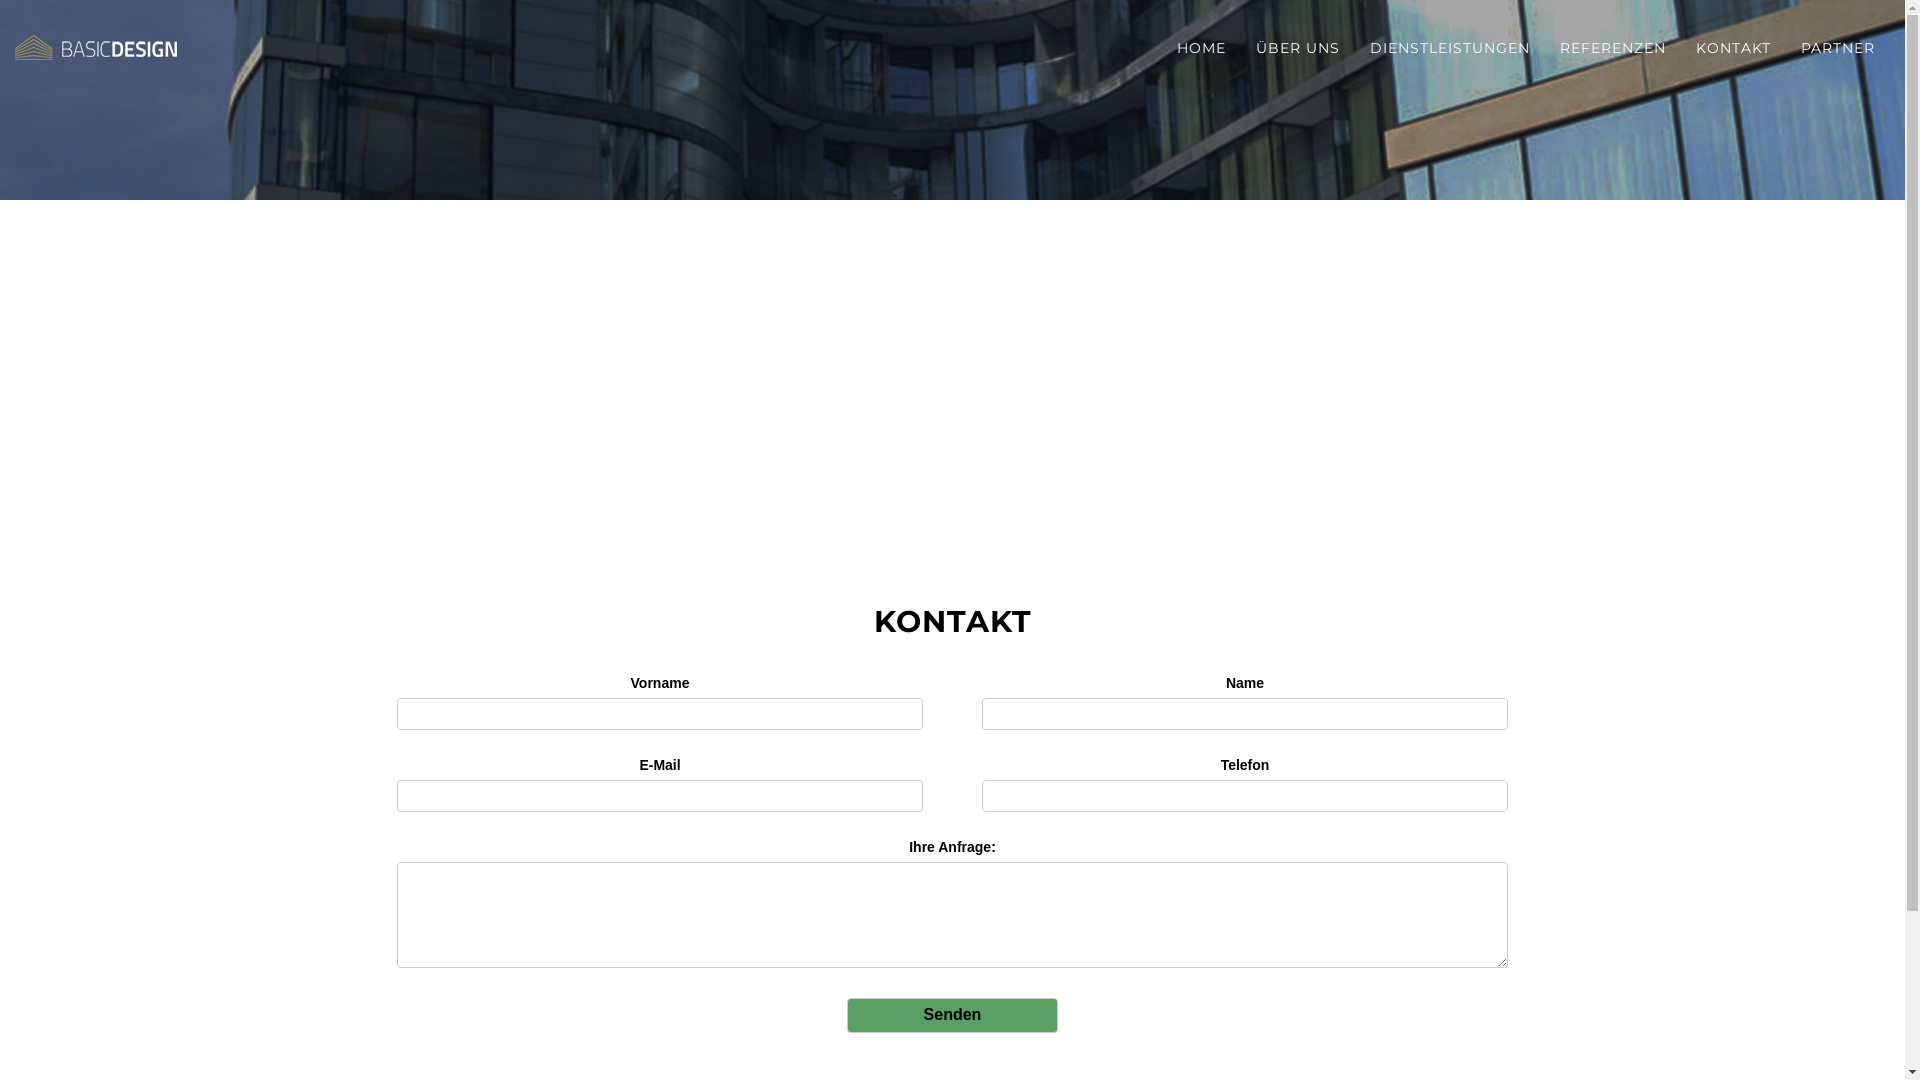  I want to click on 'PARTNER', so click(1838, 47).